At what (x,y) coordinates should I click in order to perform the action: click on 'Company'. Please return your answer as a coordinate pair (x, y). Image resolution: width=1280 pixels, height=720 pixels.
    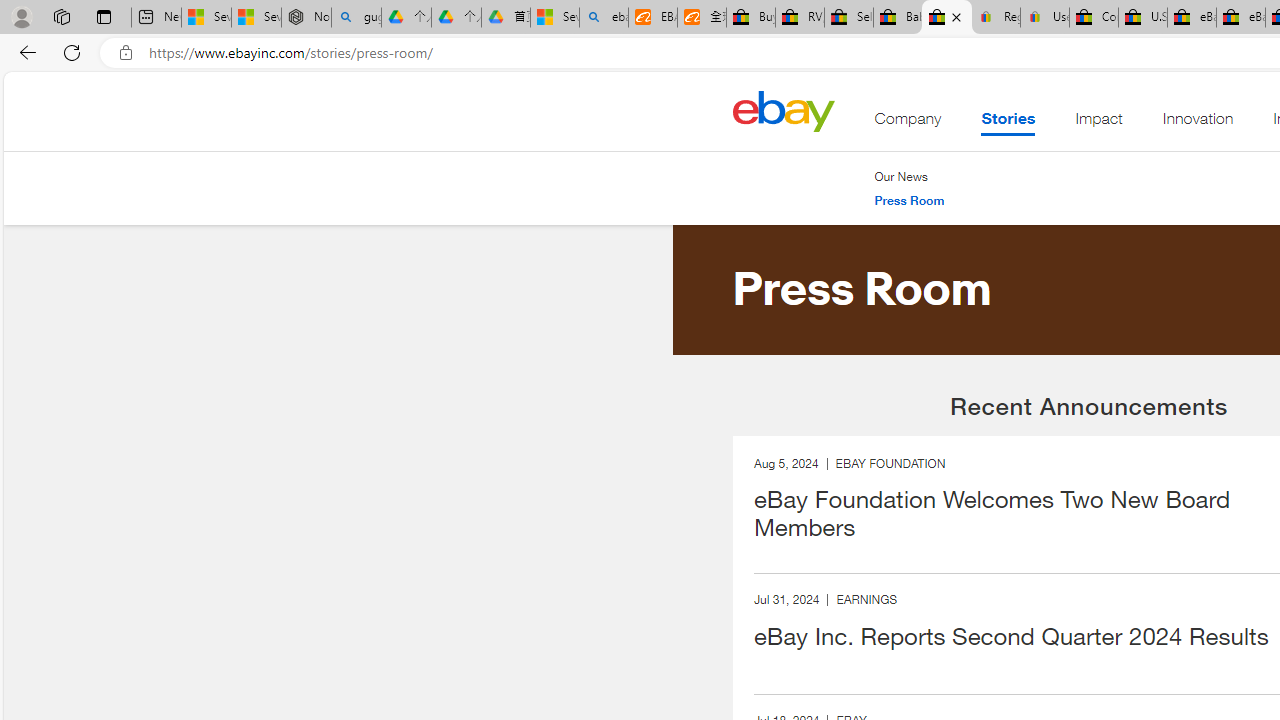
    Looking at the image, I should click on (907, 123).